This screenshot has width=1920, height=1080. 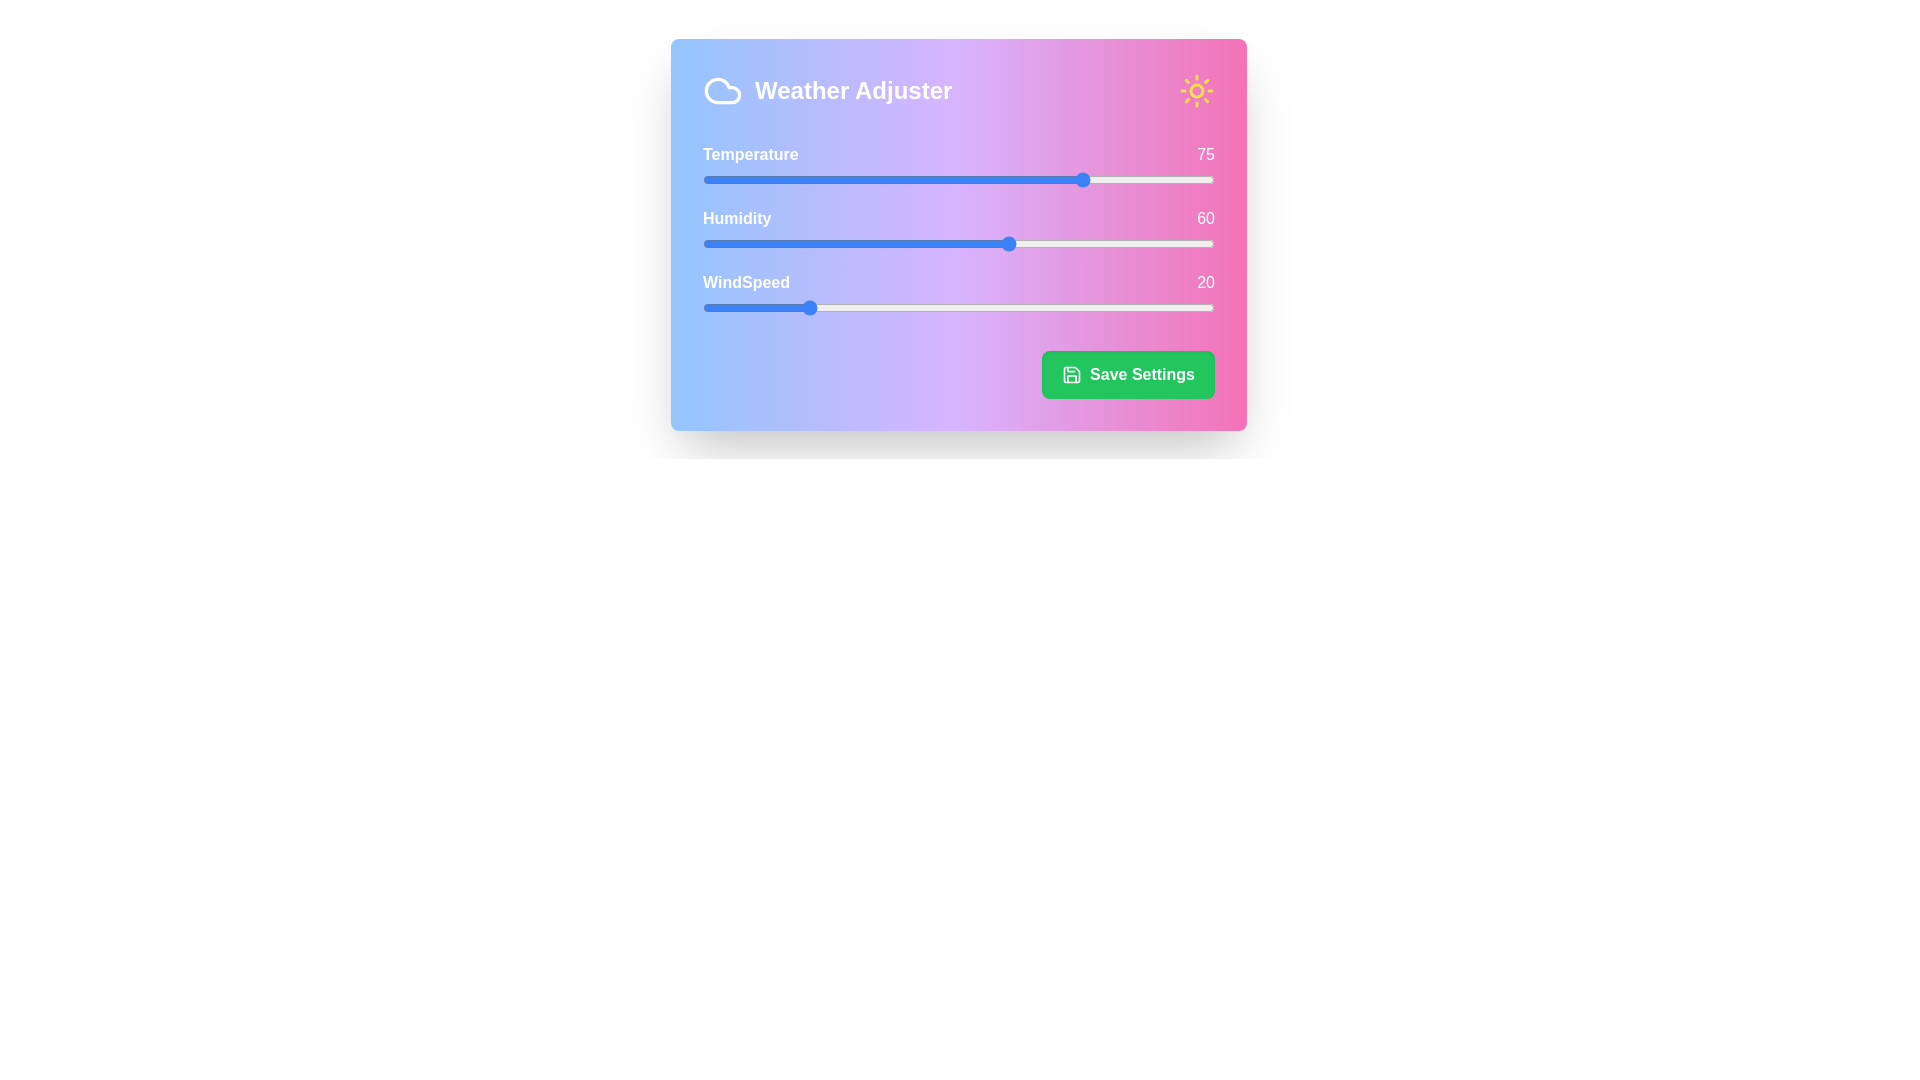 I want to click on the humidity, so click(x=1005, y=242).